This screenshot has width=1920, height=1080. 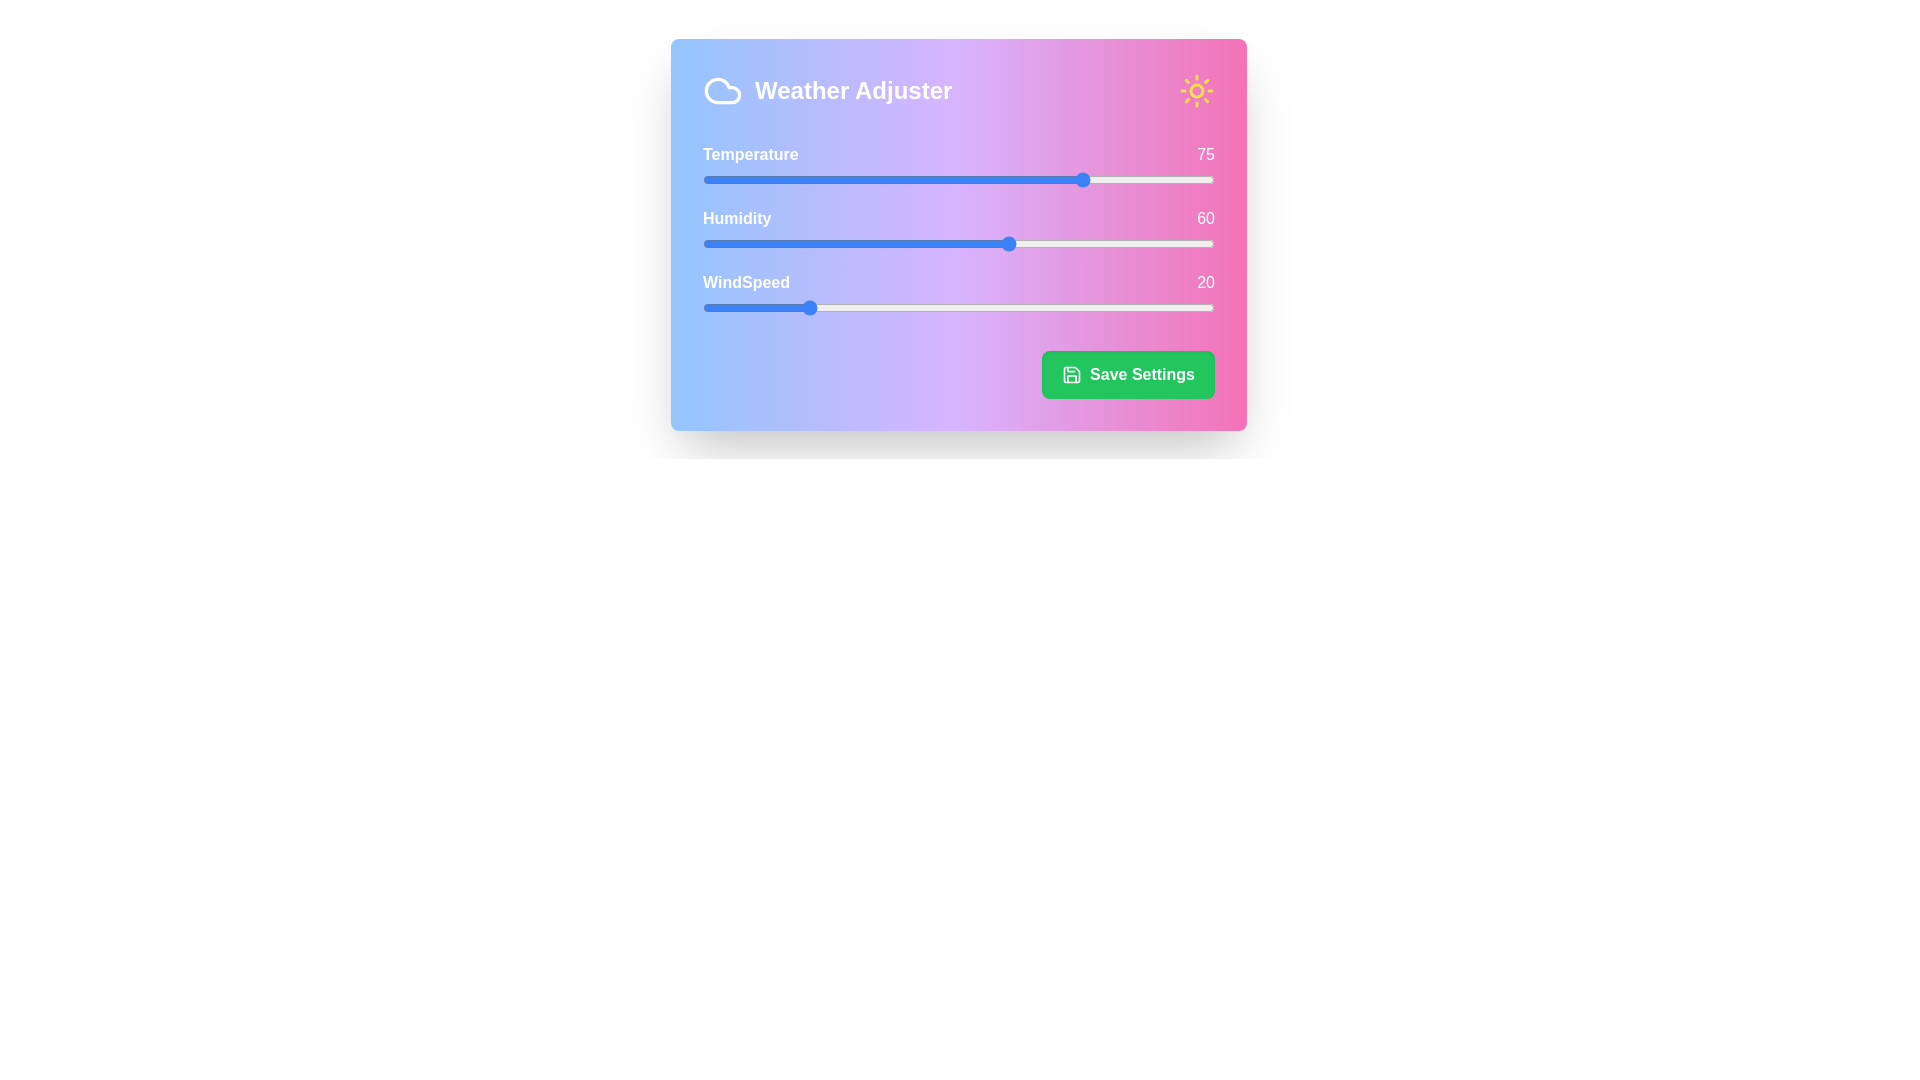 I want to click on the humidity, so click(x=1005, y=242).